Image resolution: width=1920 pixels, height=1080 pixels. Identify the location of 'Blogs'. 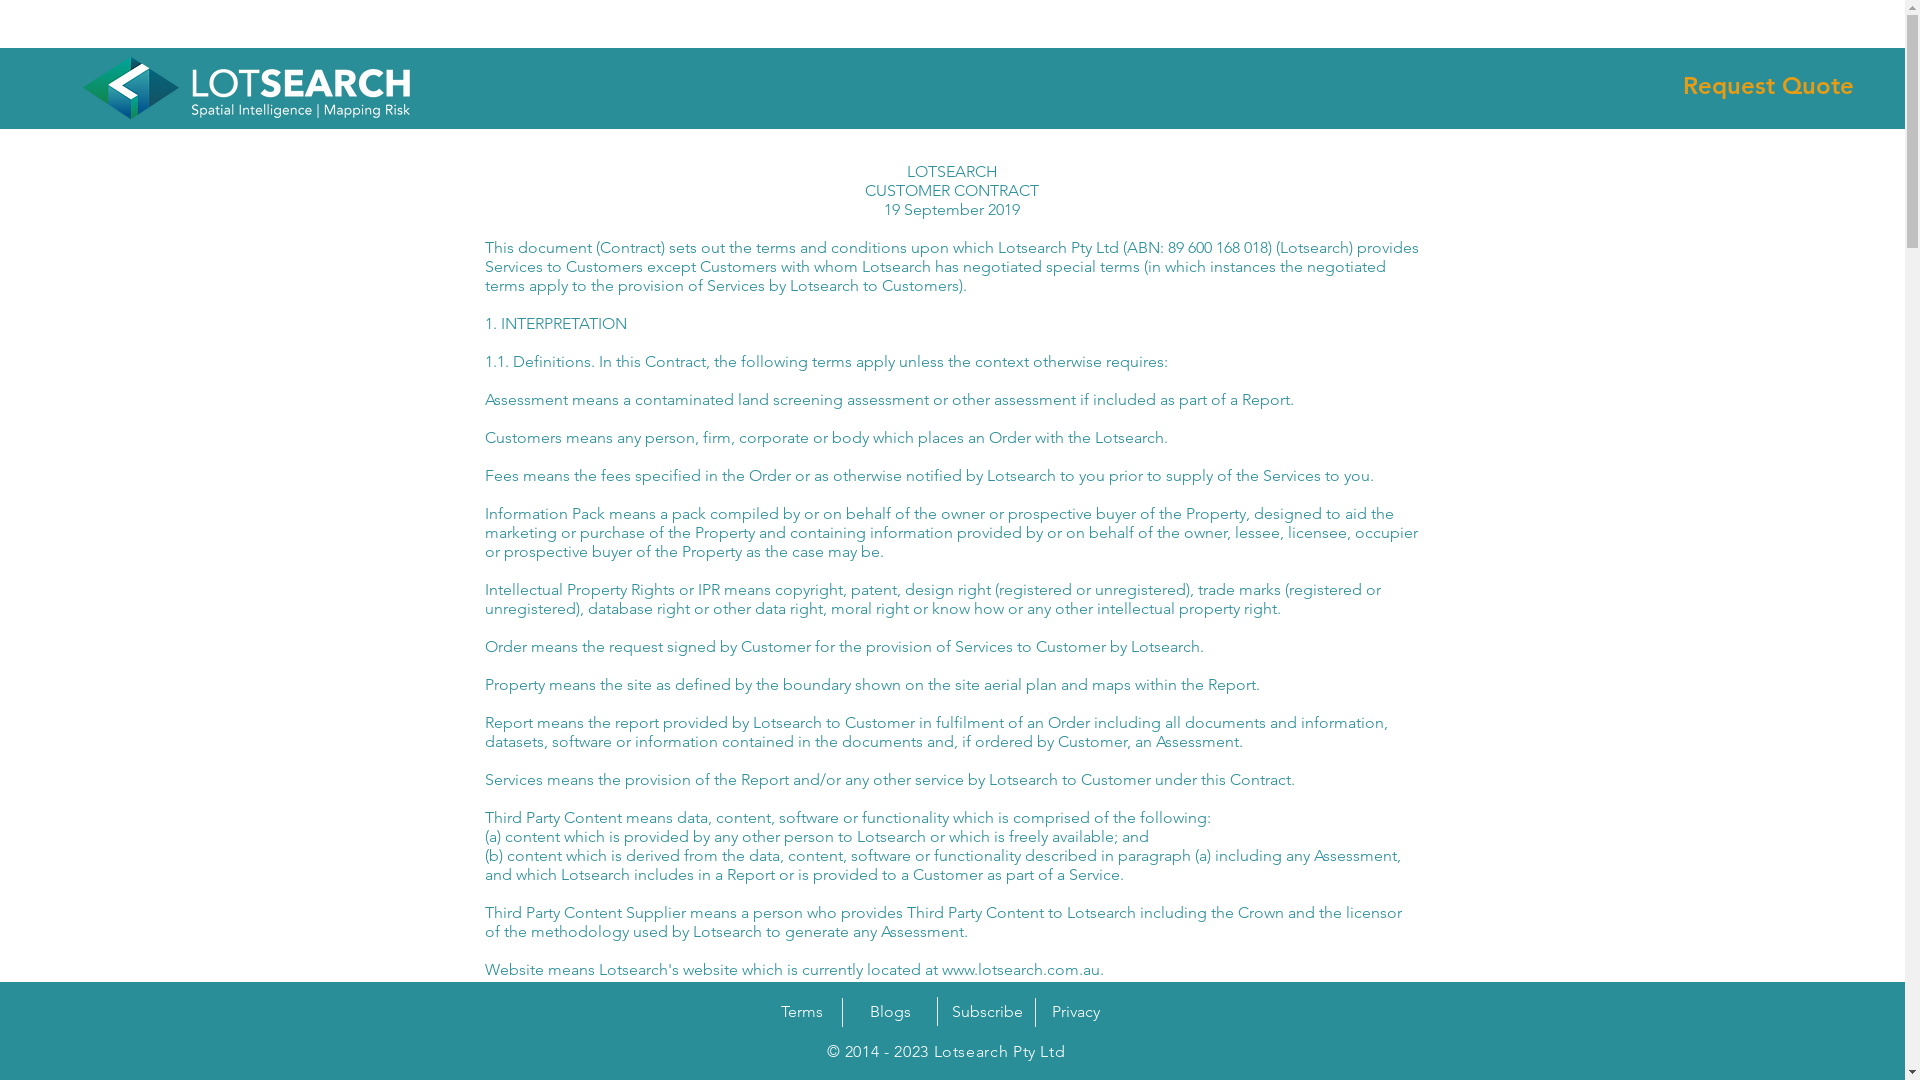
(888, 1011).